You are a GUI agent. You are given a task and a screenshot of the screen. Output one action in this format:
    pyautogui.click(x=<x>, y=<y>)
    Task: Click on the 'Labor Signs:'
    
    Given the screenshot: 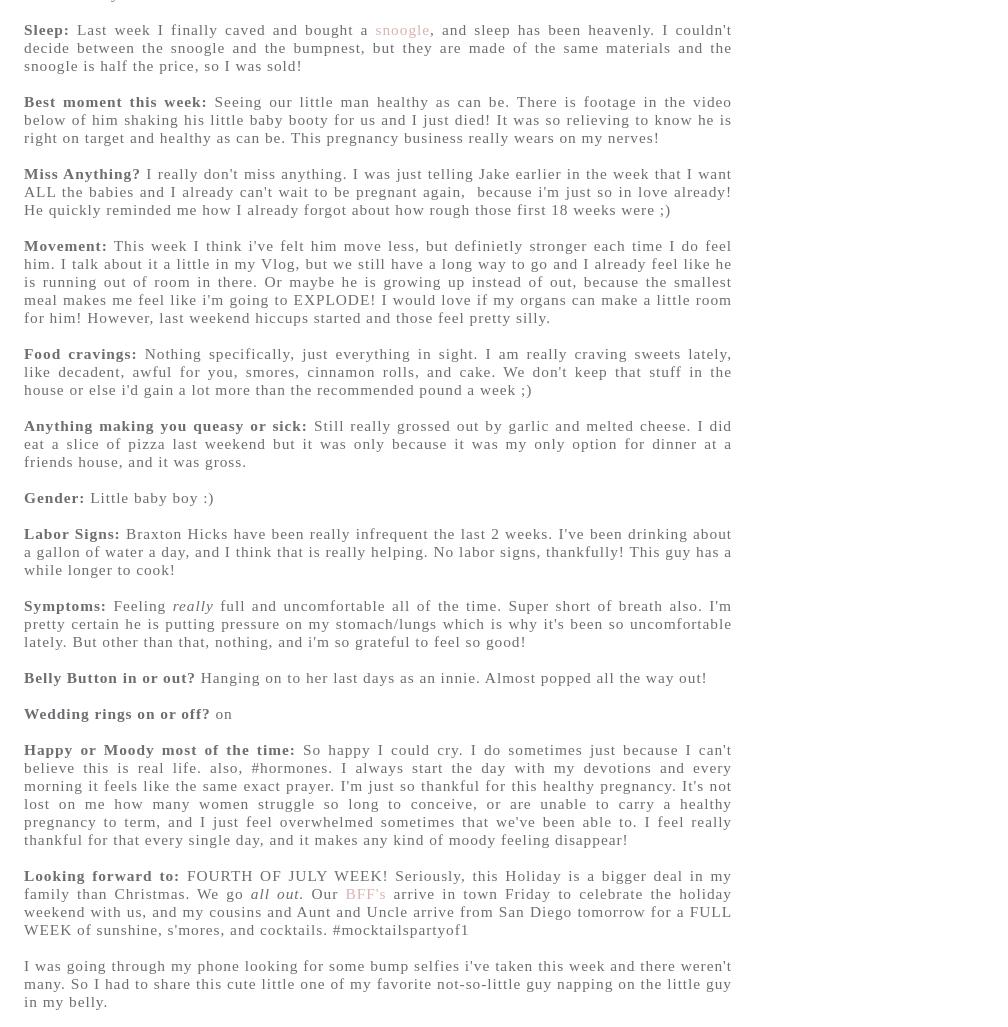 What is the action you would take?
    pyautogui.click(x=74, y=531)
    